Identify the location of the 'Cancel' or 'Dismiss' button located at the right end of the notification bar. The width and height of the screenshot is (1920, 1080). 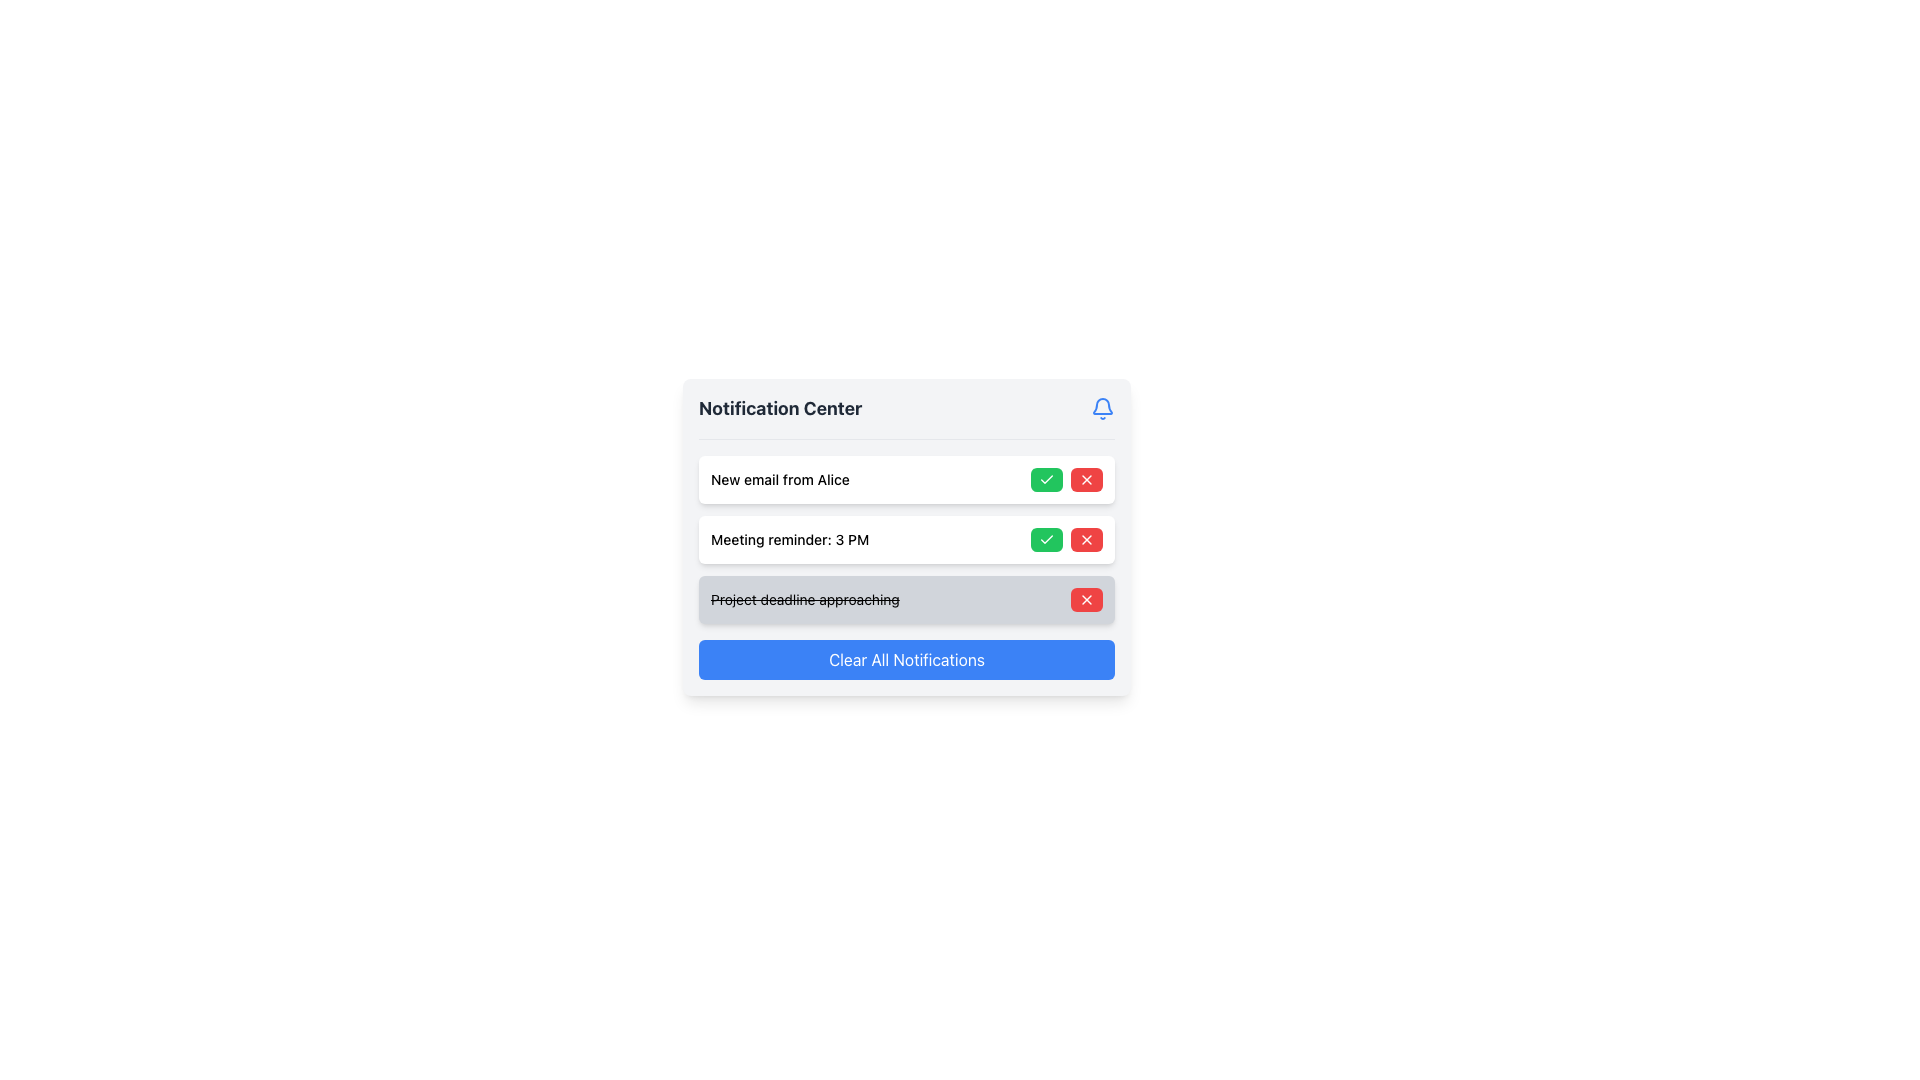
(1085, 479).